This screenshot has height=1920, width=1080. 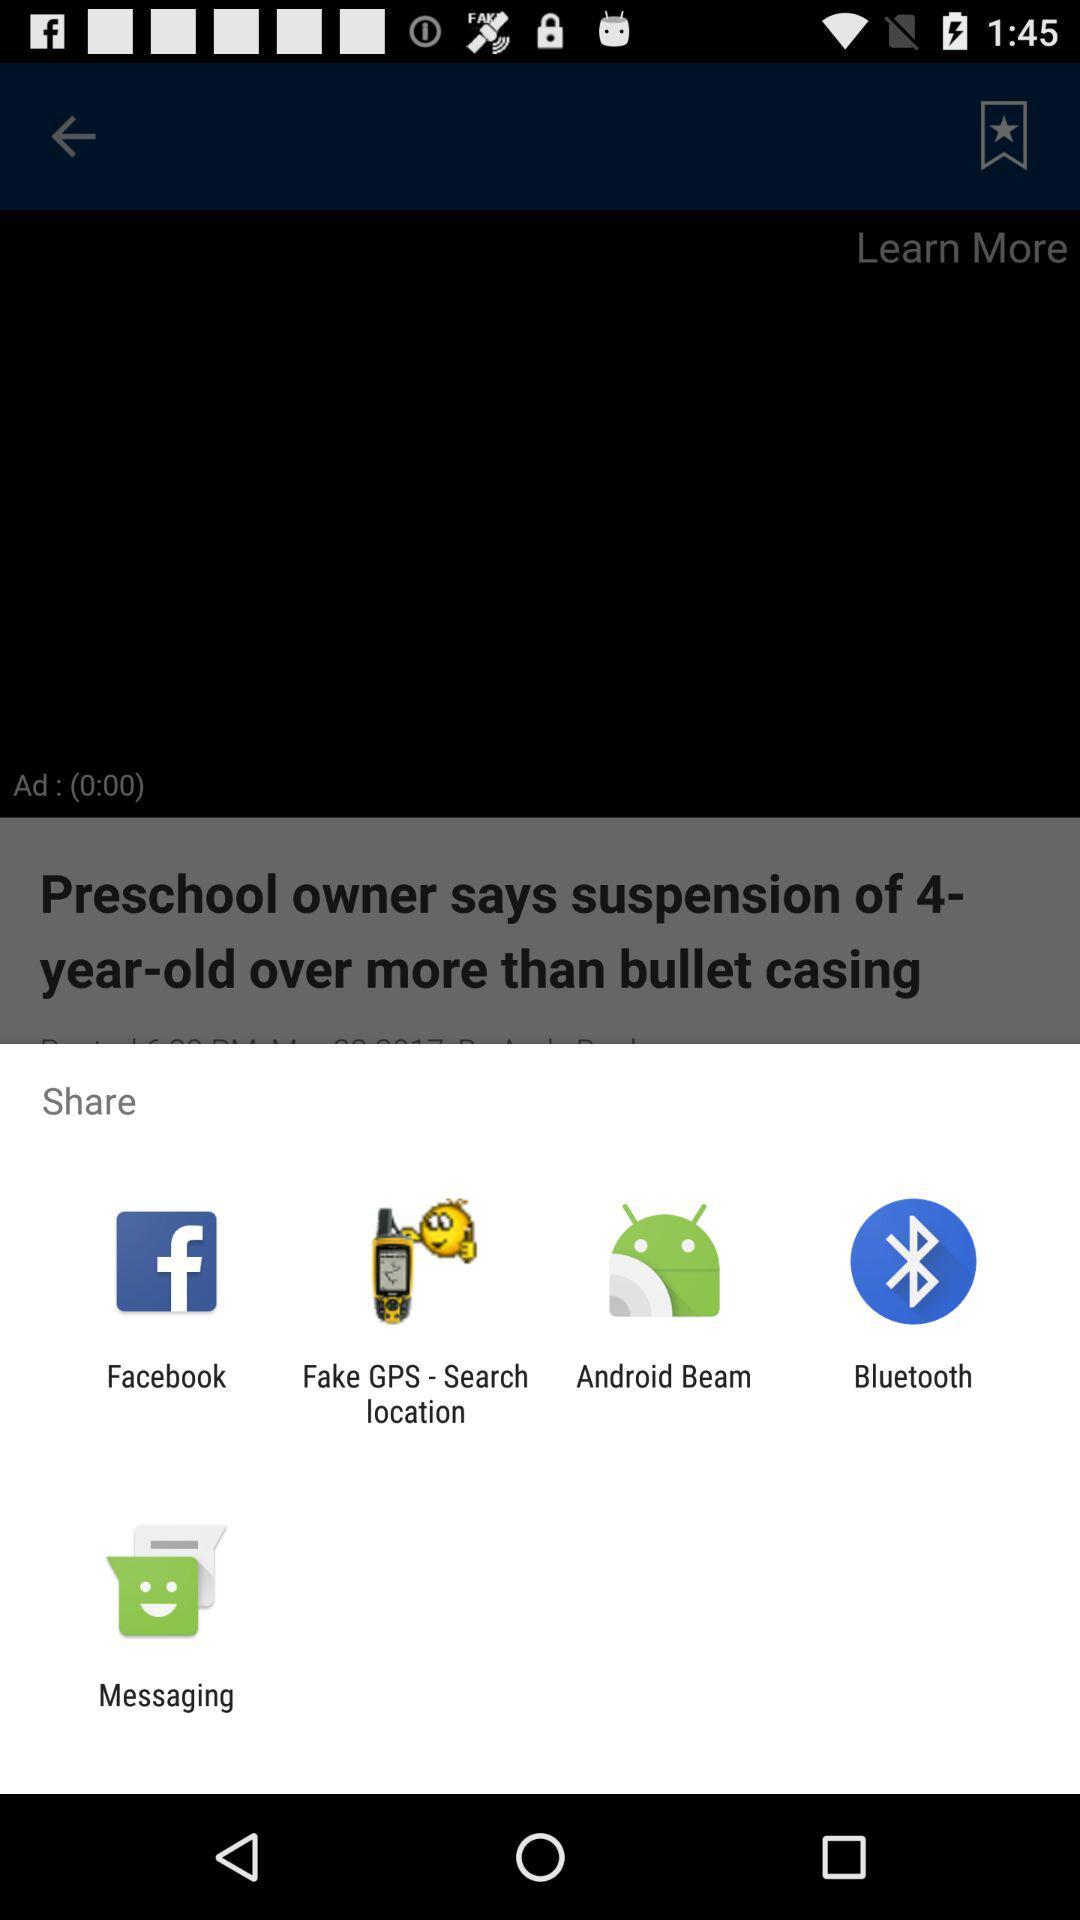 I want to click on the bluetooth item, so click(x=913, y=1392).